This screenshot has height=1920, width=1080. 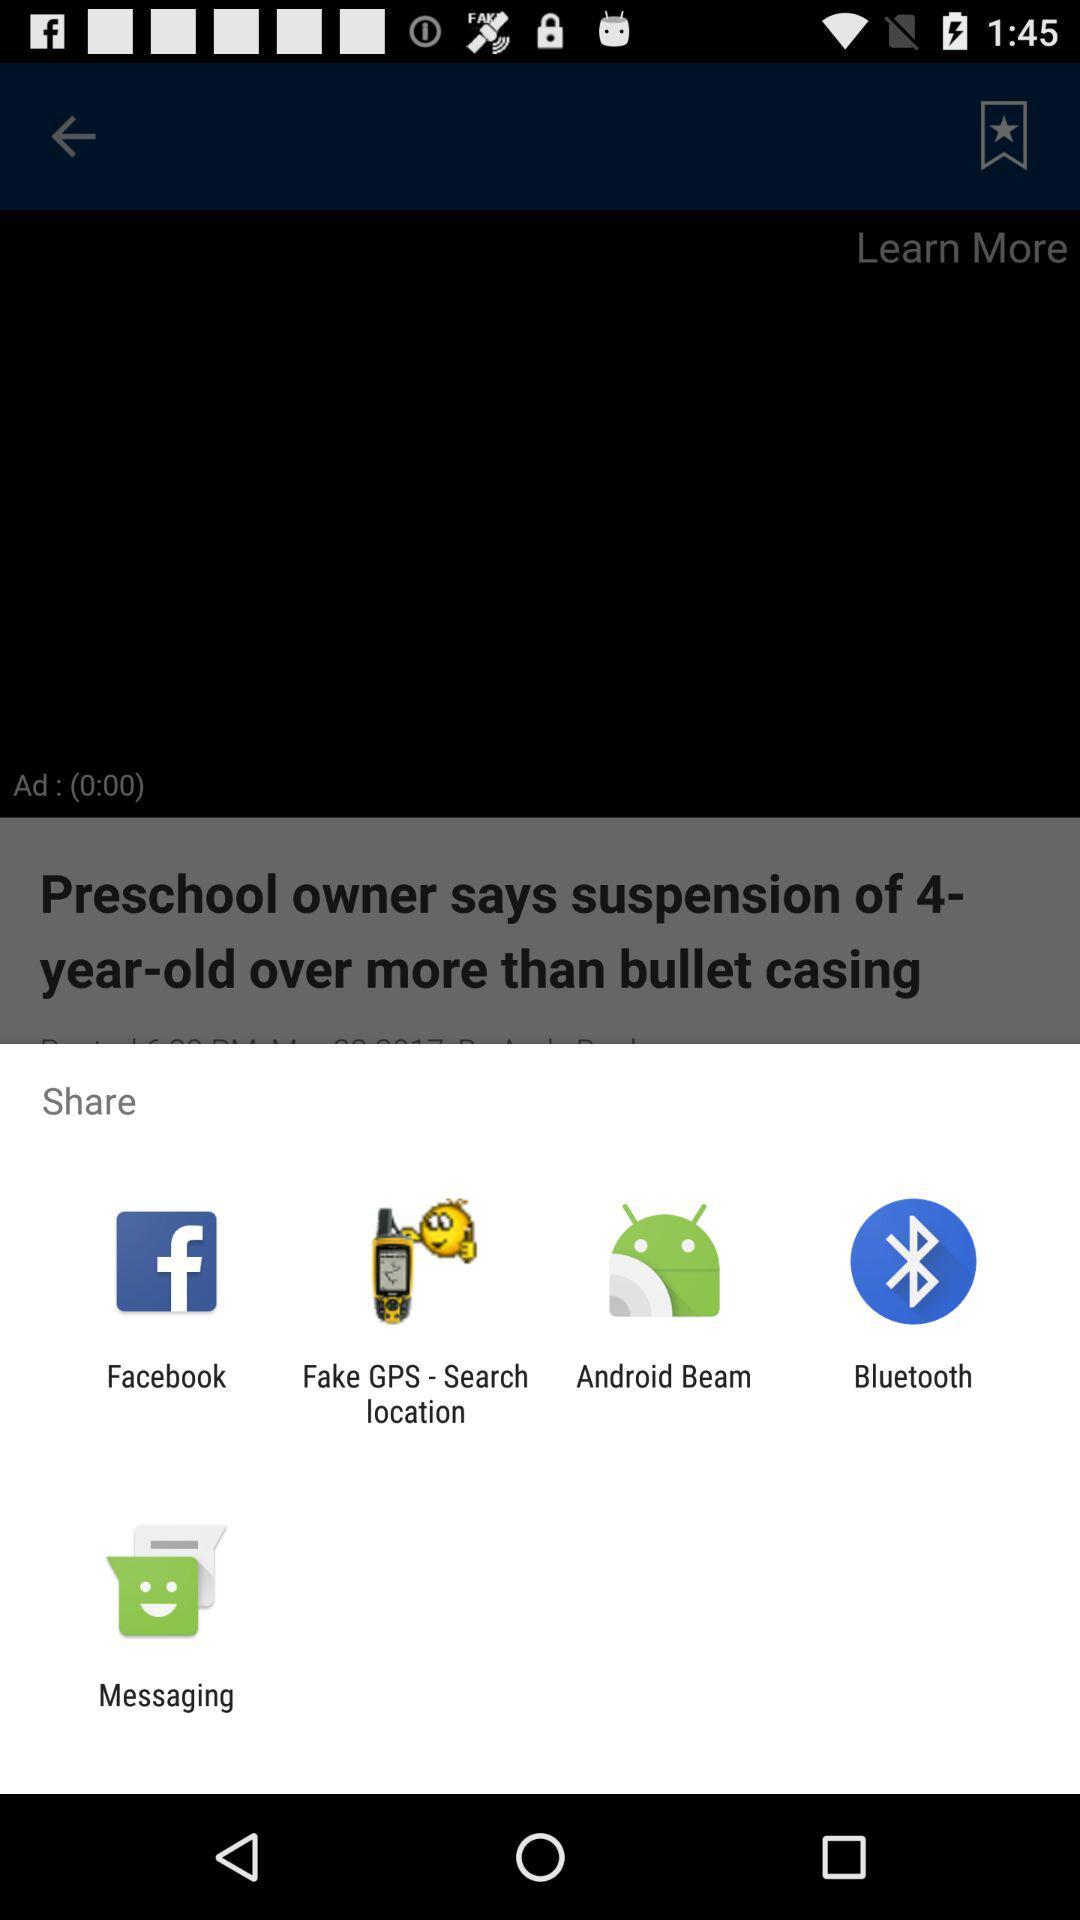 I want to click on the bluetooth item, so click(x=913, y=1392).